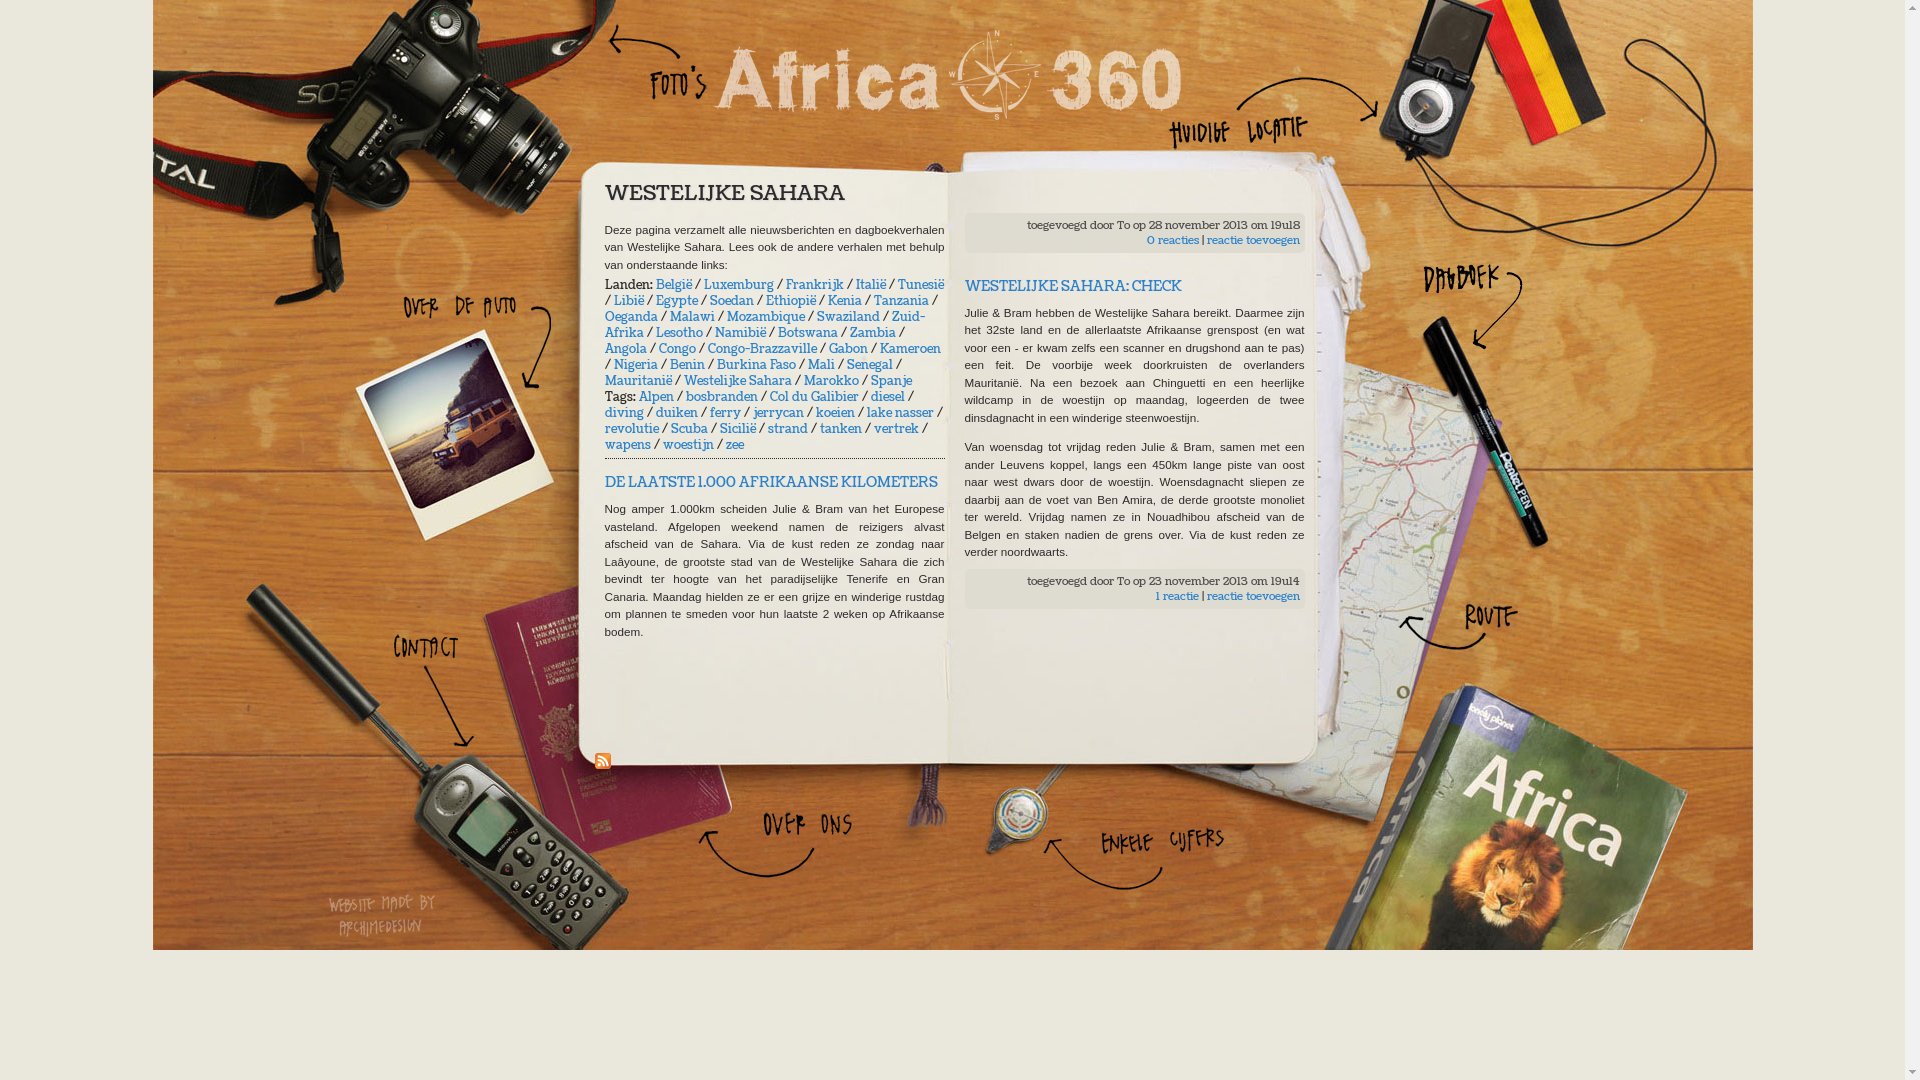 The image size is (1920, 1080). What do you see at coordinates (720, 397) in the screenshot?
I see `'bosbranden'` at bounding box center [720, 397].